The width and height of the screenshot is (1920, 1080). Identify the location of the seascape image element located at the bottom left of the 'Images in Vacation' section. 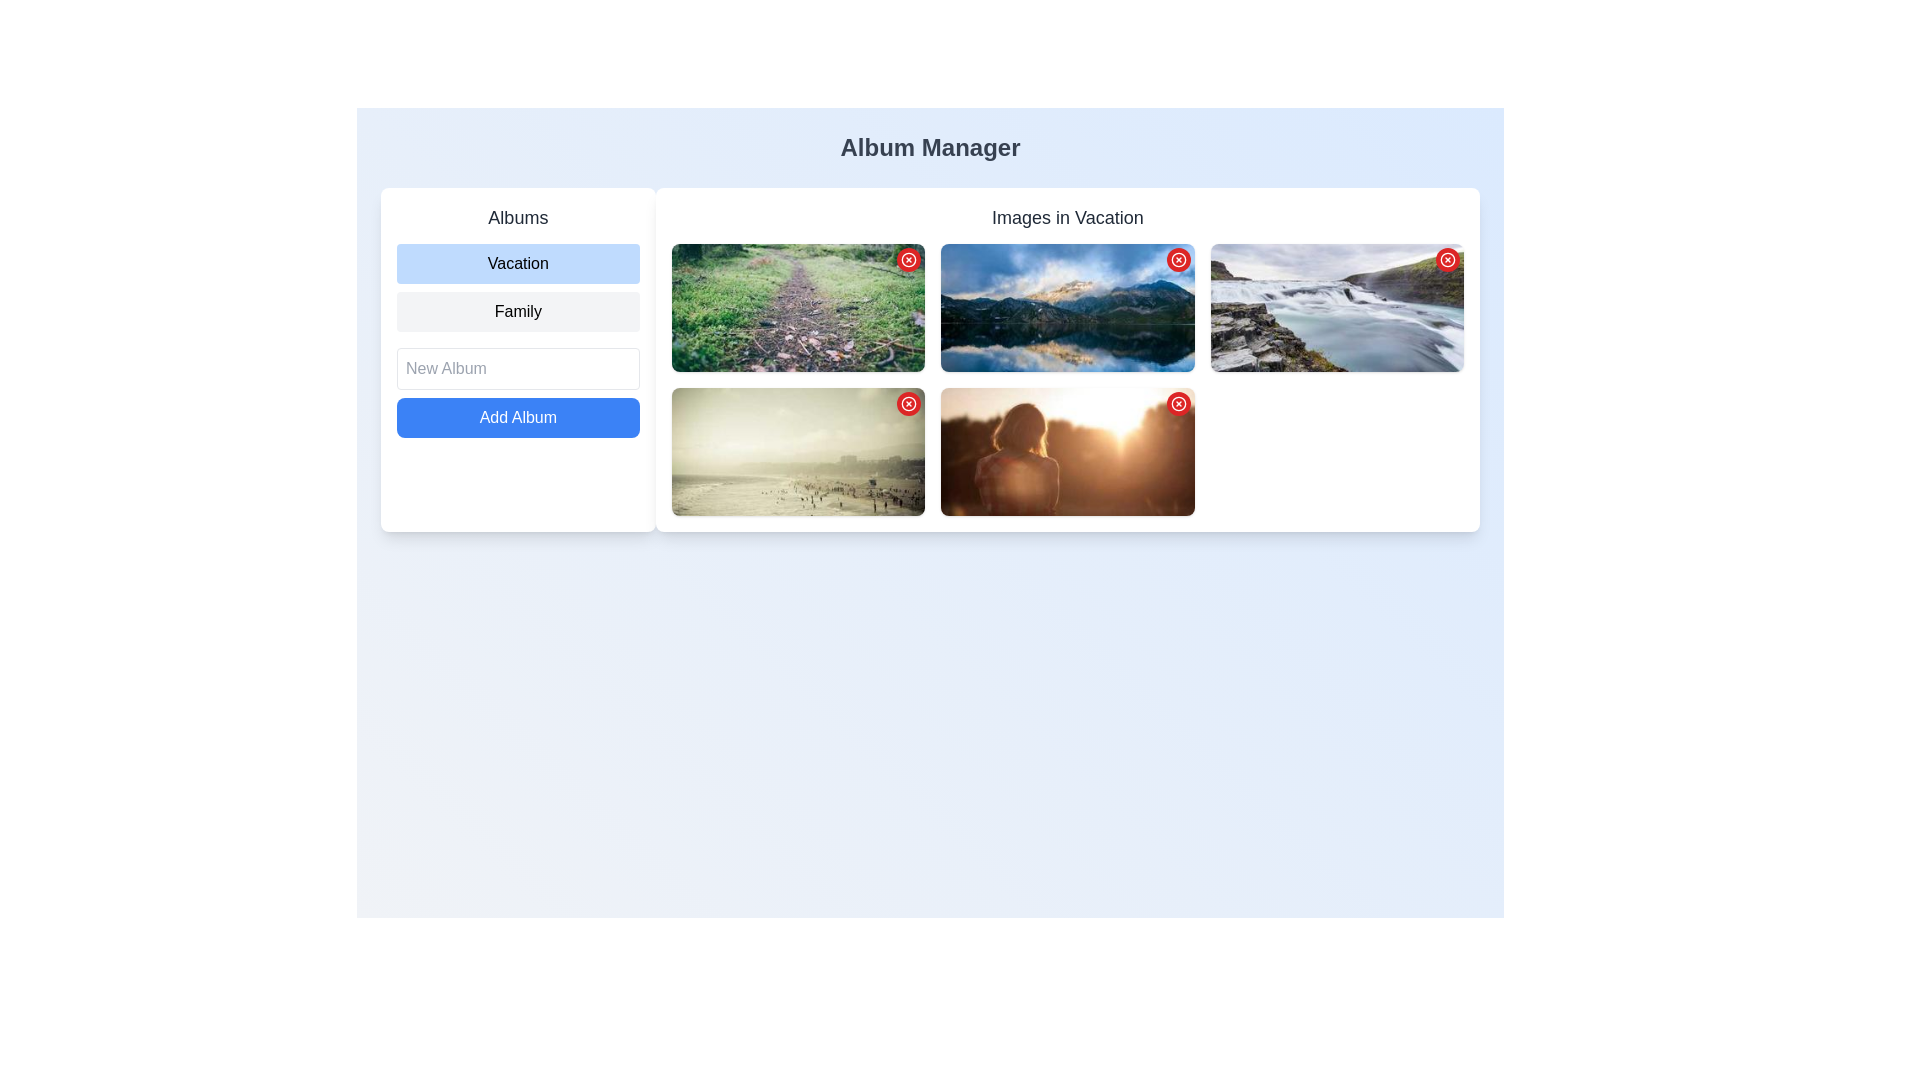
(797, 451).